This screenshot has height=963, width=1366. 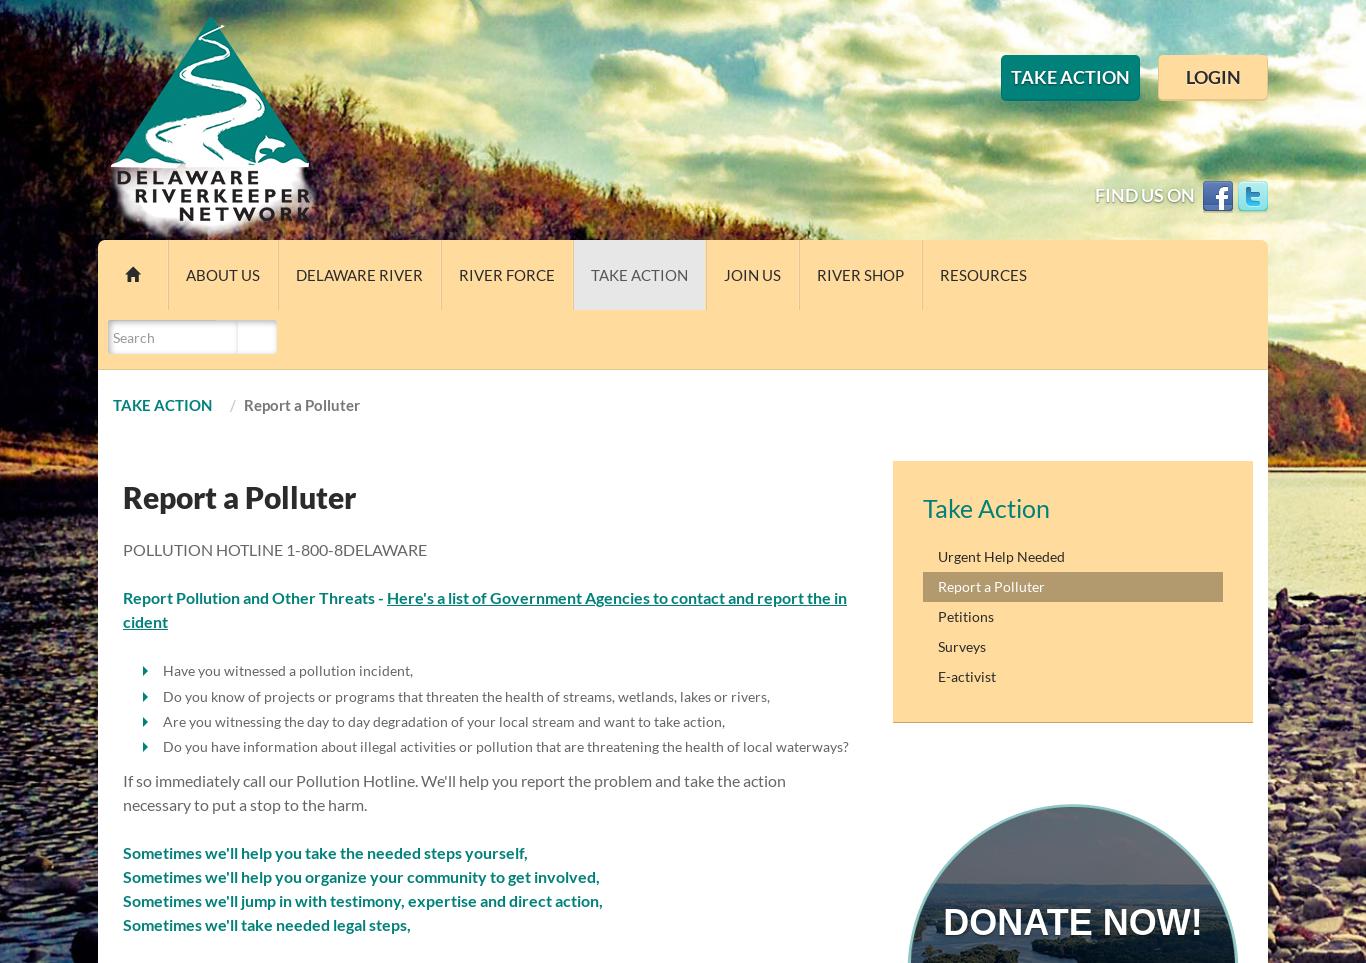 I want to click on 'Are you witnessing the day to day degradation of your local stream and want to take action,', so click(x=442, y=719).